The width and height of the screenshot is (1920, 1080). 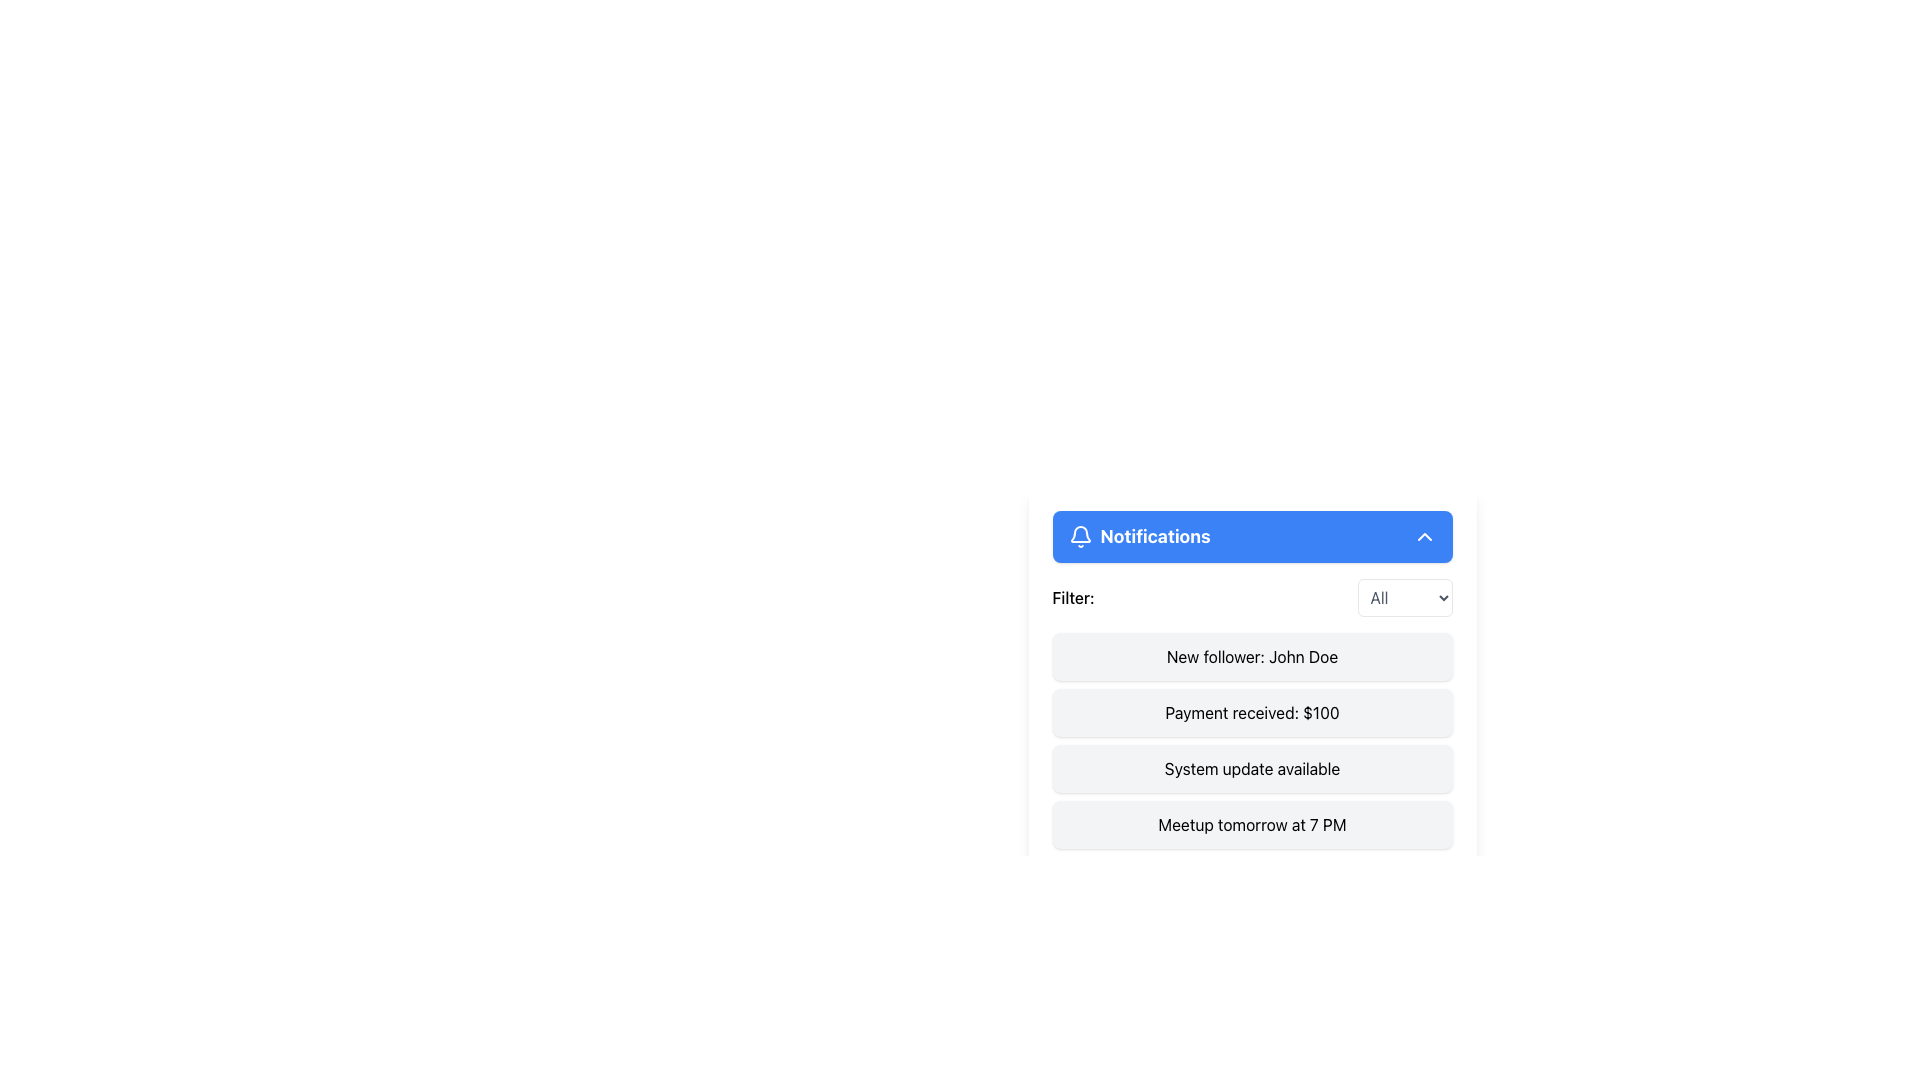 What do you see at coordinates (1251, 656) in the screenshot?
I see `the static notification card displaying a message about a new follower named John Doe, located at the top of the notifications list` at bounding box center [1251, 656].